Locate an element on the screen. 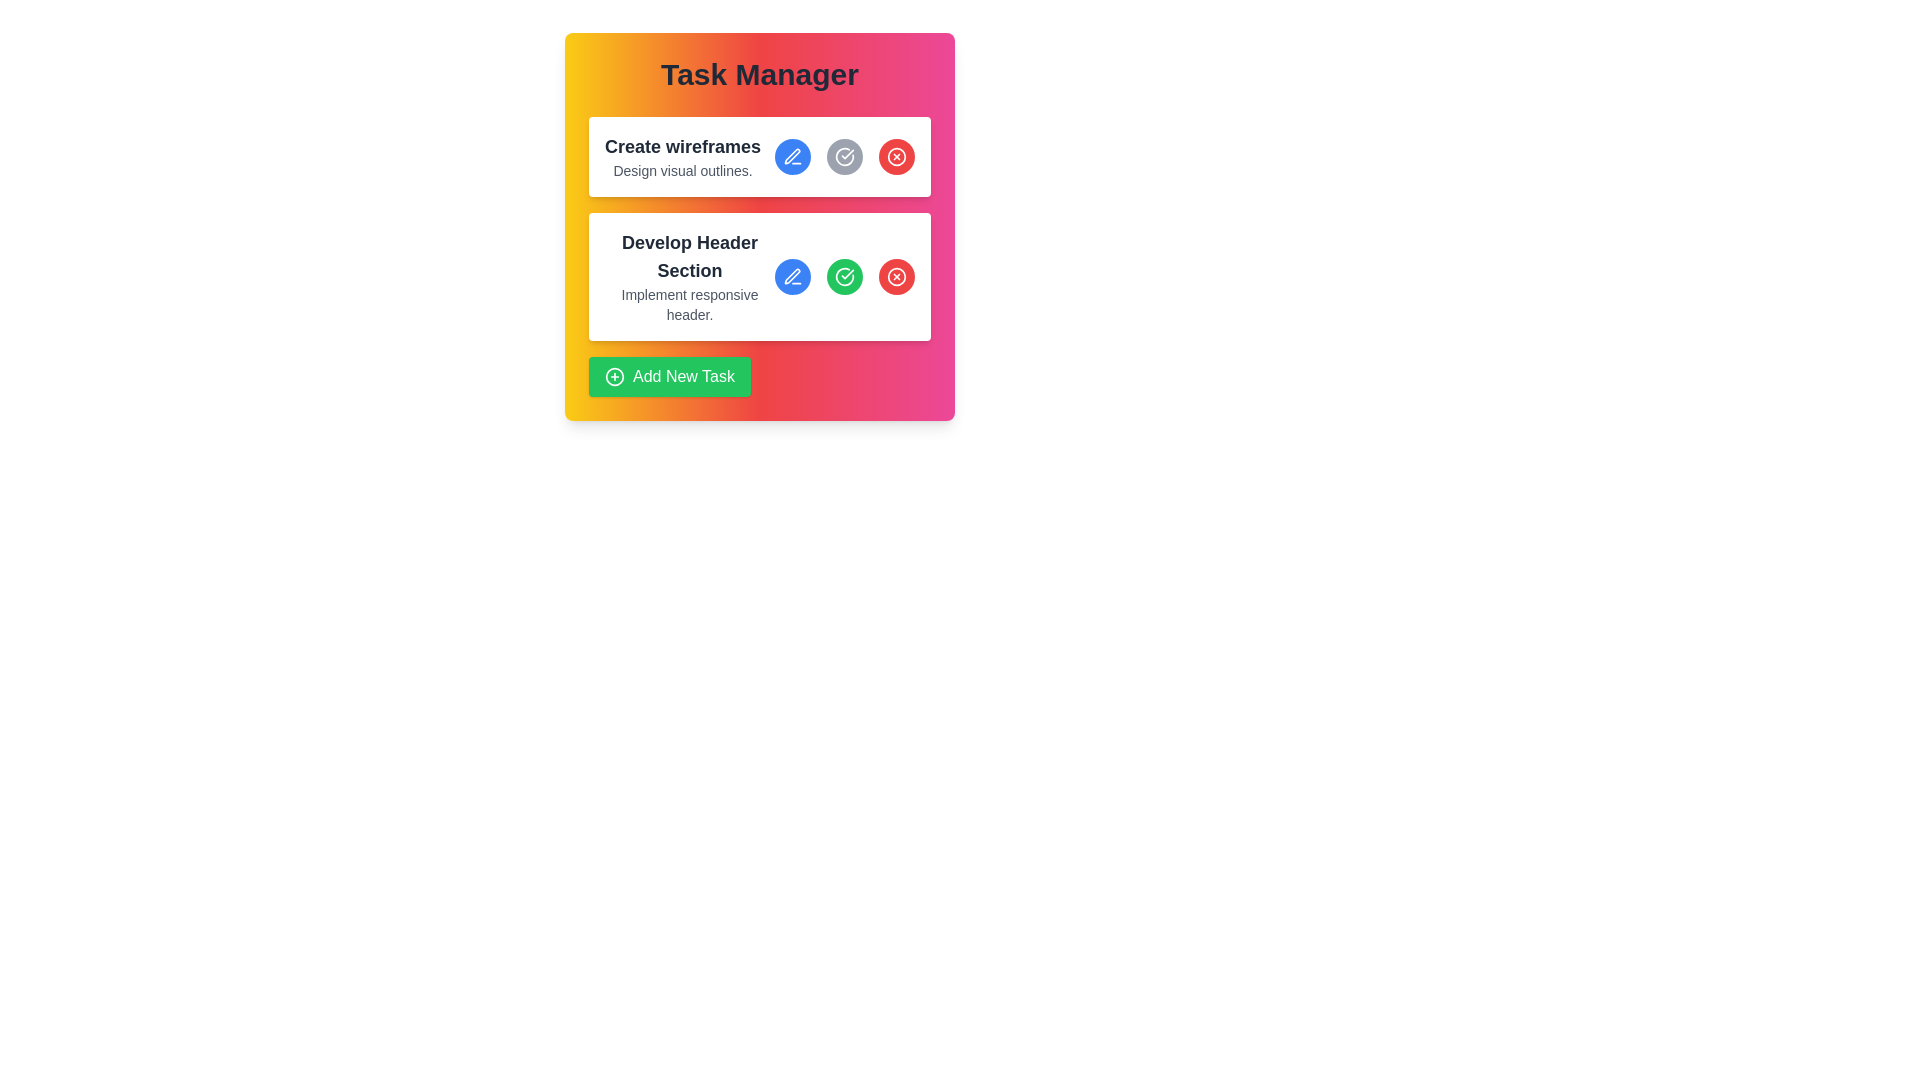 This screenshot has height=1080, width=1920. the middle button in the second task card, located to the left of the red 'X' button, to change its appearance is located at coordinates (844, 277).